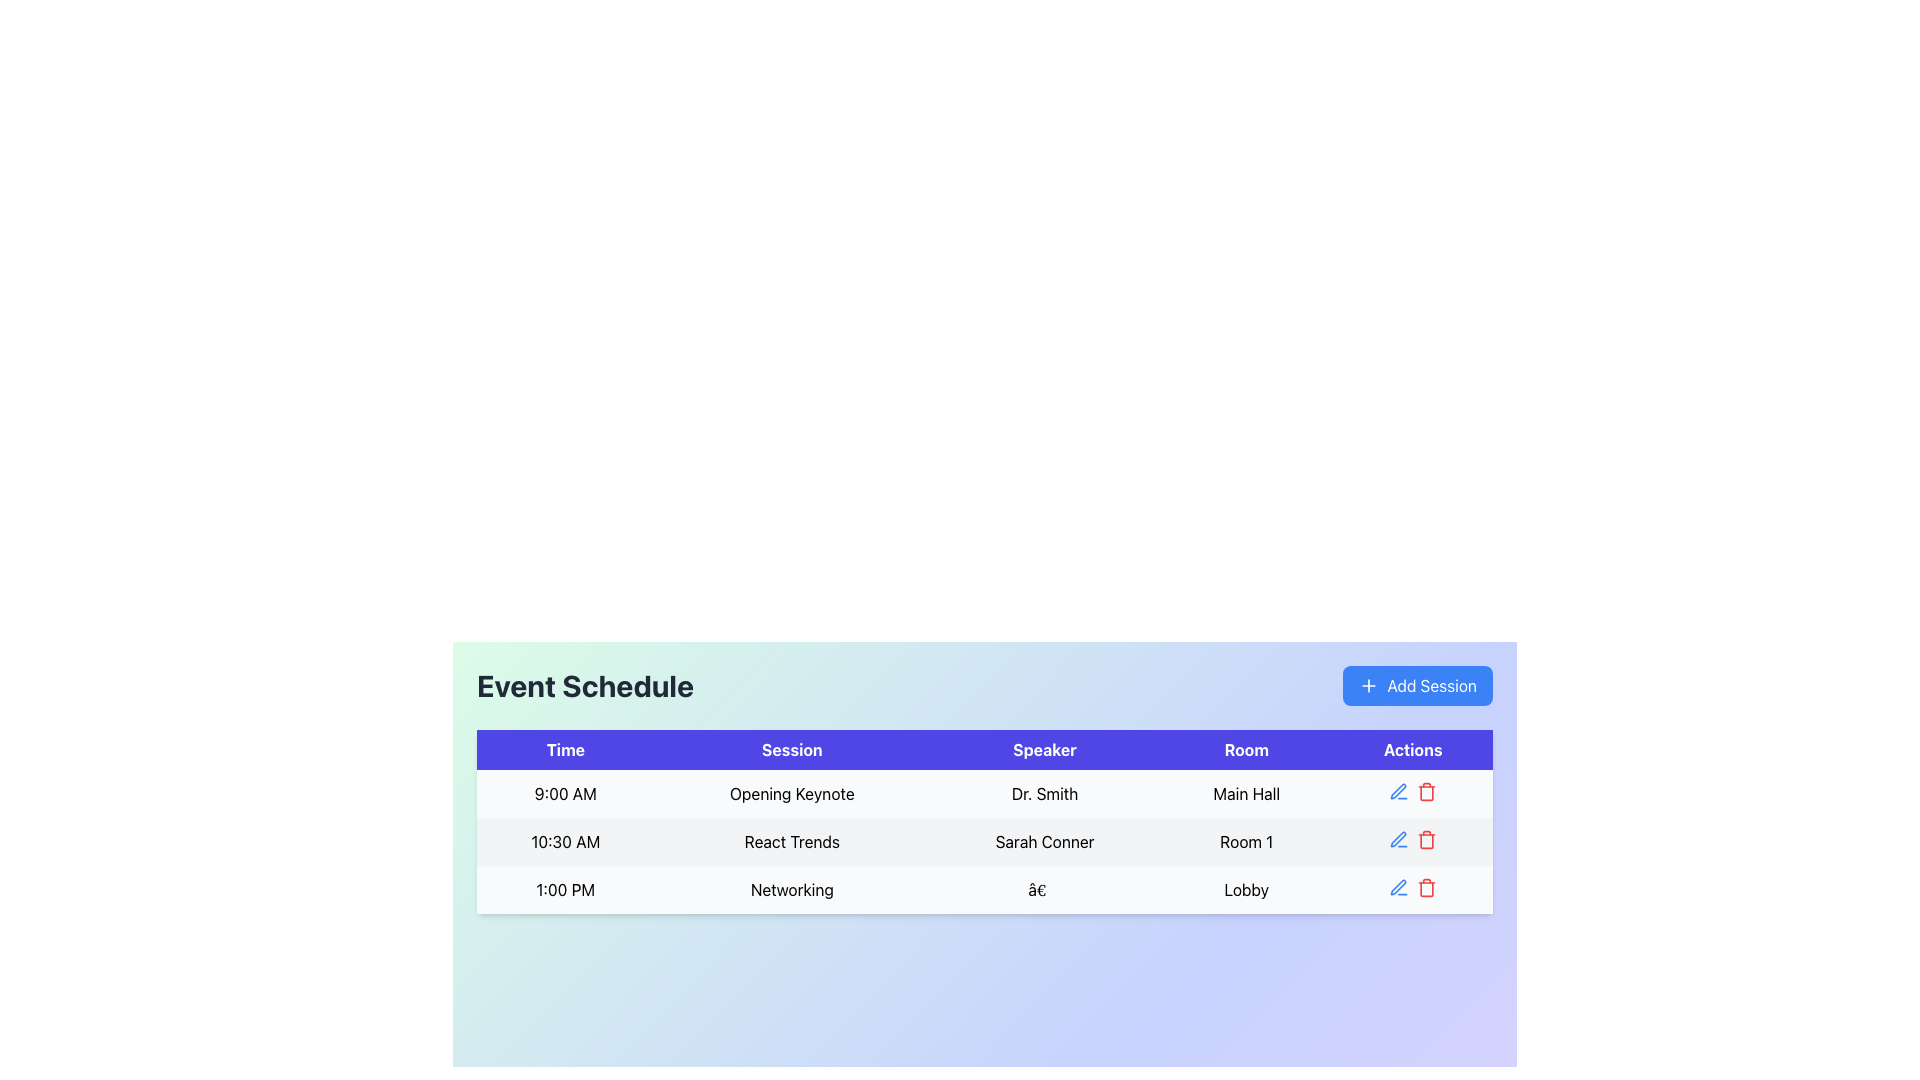 The height and width of the screenshot is (1080, 1920). What do you see at coordinates (791, 793) in the screenshot?
I see `the 'Opening Keynote' text label located in the second column of the first row under the 'Session' heading` at bounding box center [791, 793].